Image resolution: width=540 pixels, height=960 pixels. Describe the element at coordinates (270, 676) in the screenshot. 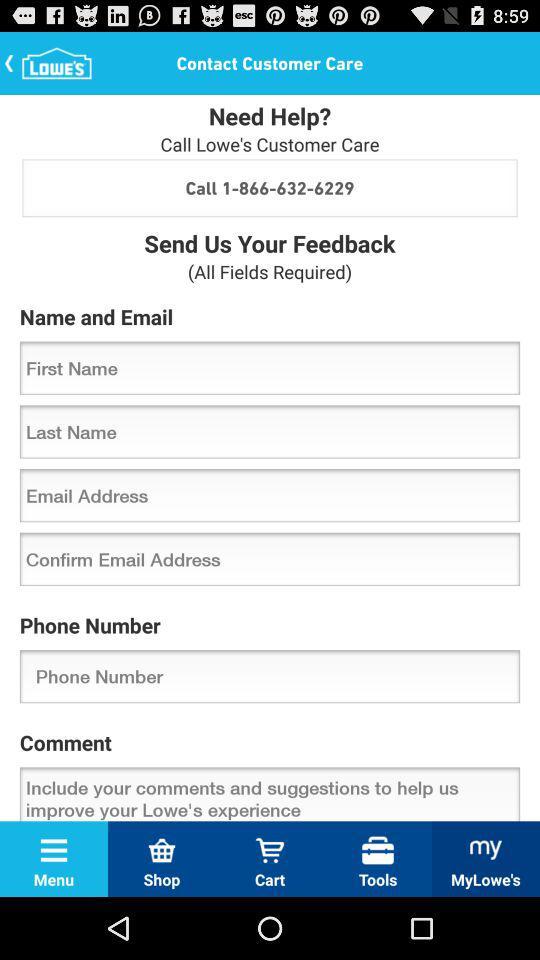

I see `the item above comment icon` at that location.